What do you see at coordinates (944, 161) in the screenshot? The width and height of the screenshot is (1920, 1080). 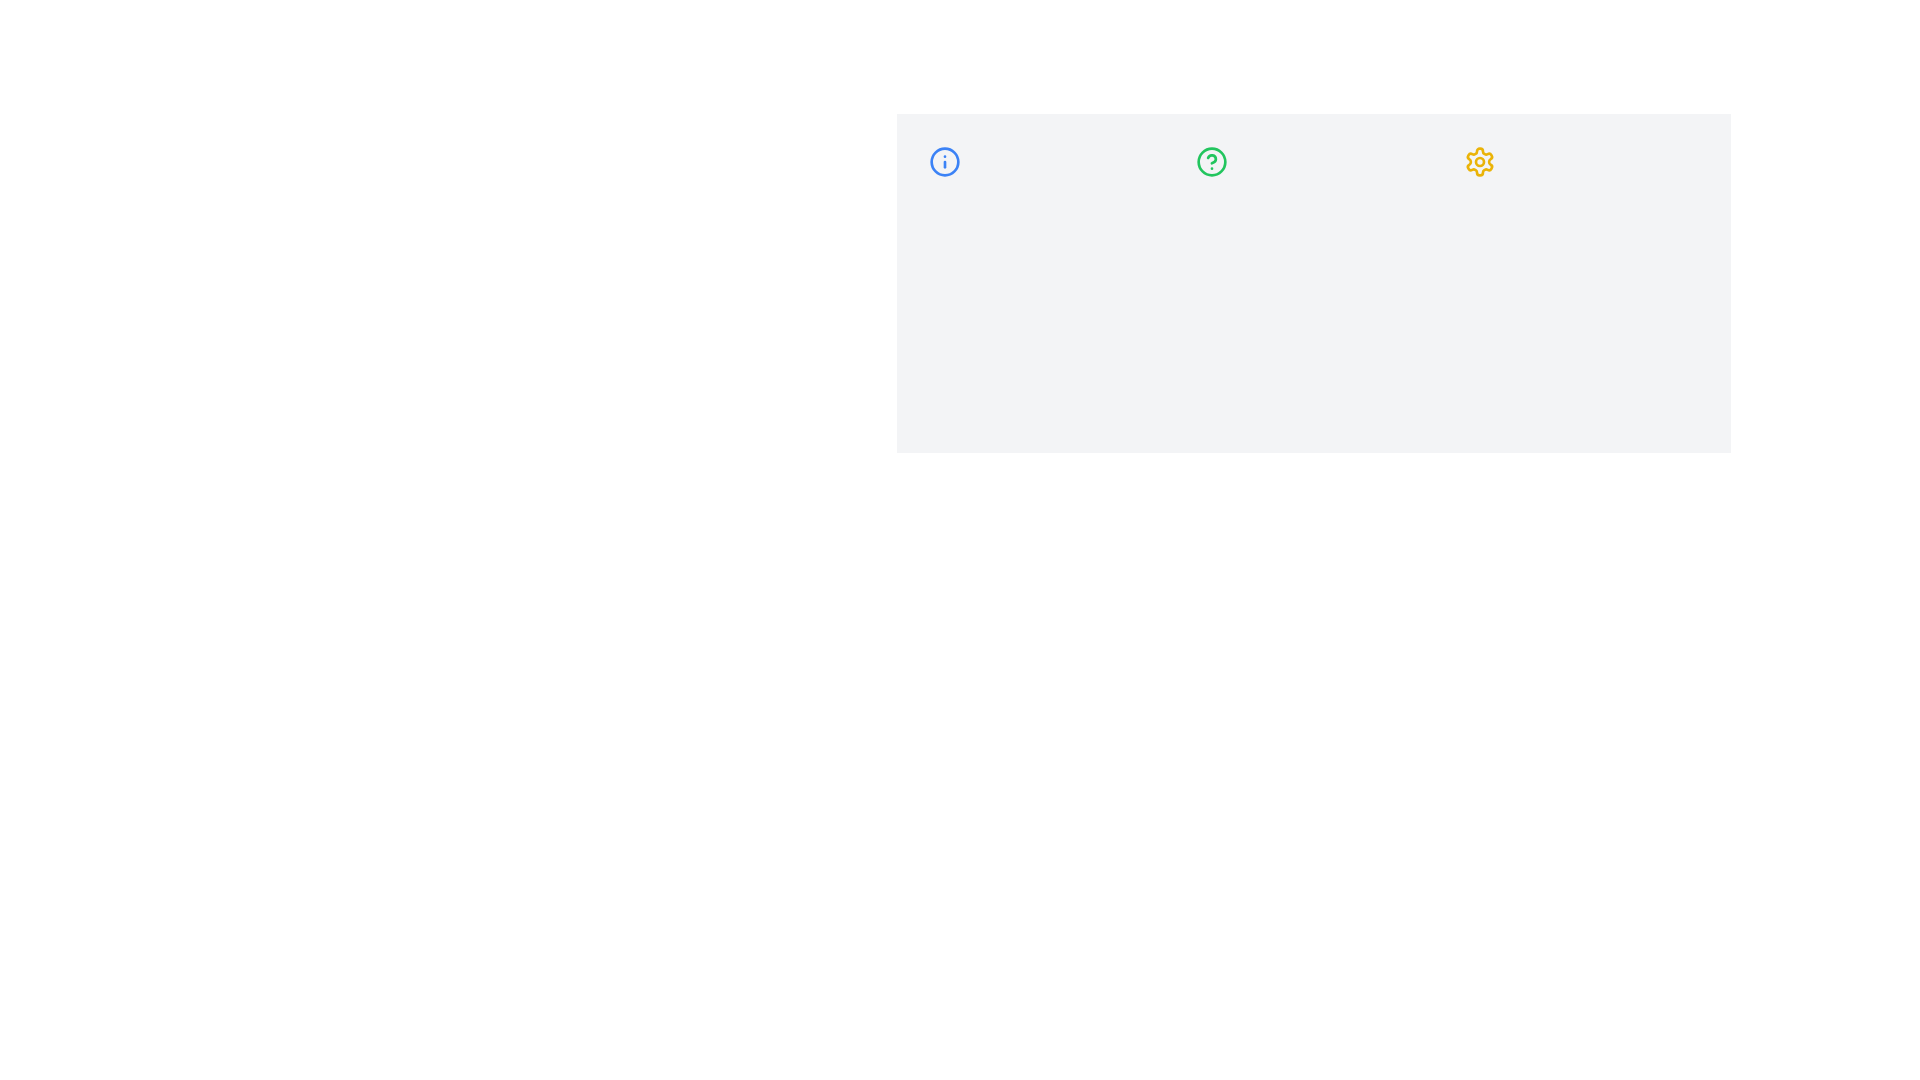 I see `the circular blue information icon with the letter 'i' in the center, located on the upper-left side among three similar icons` at bounding box center [944, 161].